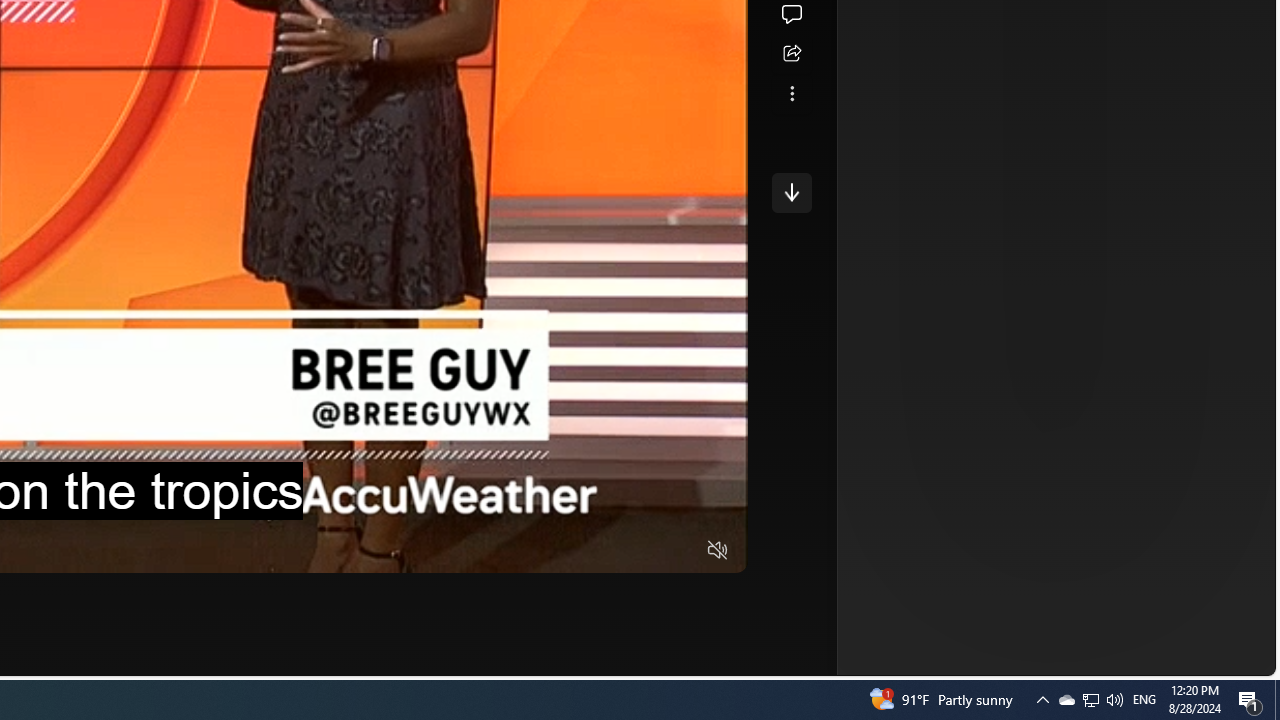  What do you see at coordinates (790, 53) in the screenshot?
I see `'Share this story'` at bounding box center [790, 53].